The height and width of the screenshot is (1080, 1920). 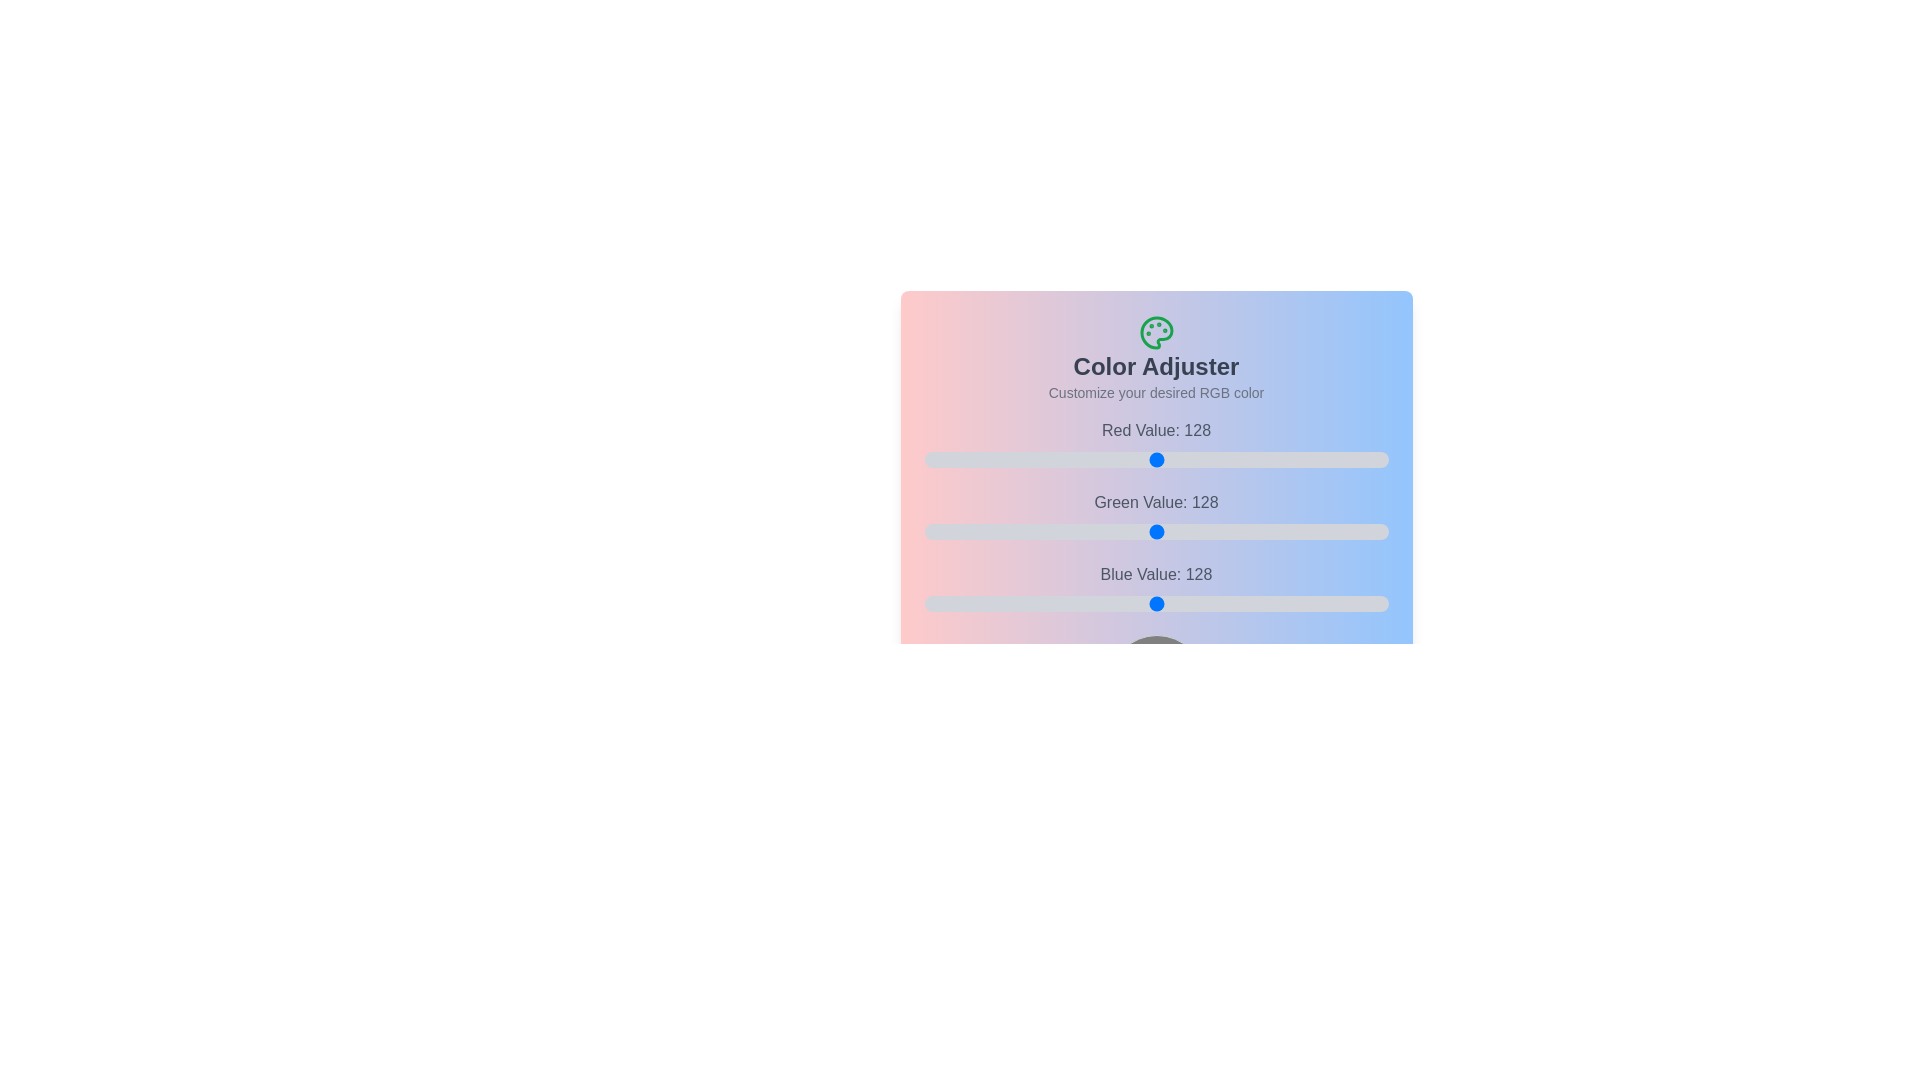 What do you see at coordinates (1246, 531) in the screenshot?
I see `the 1 slider to 100` at bounding box center [1246, 531].